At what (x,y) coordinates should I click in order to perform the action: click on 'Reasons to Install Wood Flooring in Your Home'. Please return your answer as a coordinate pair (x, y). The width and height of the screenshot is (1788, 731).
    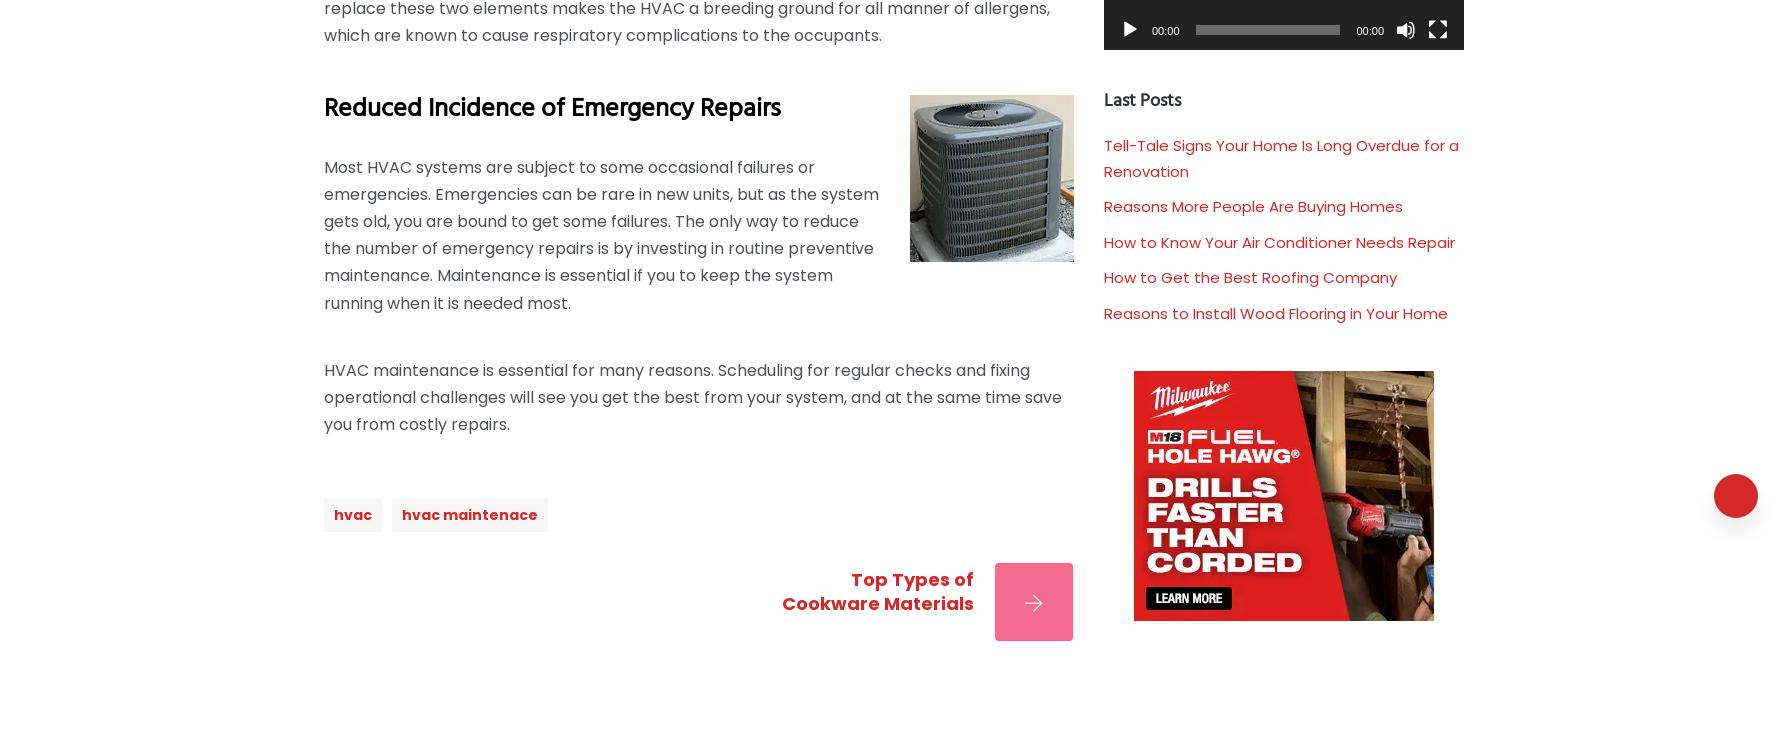
    Looking at the image, I should click on (1274, 311).